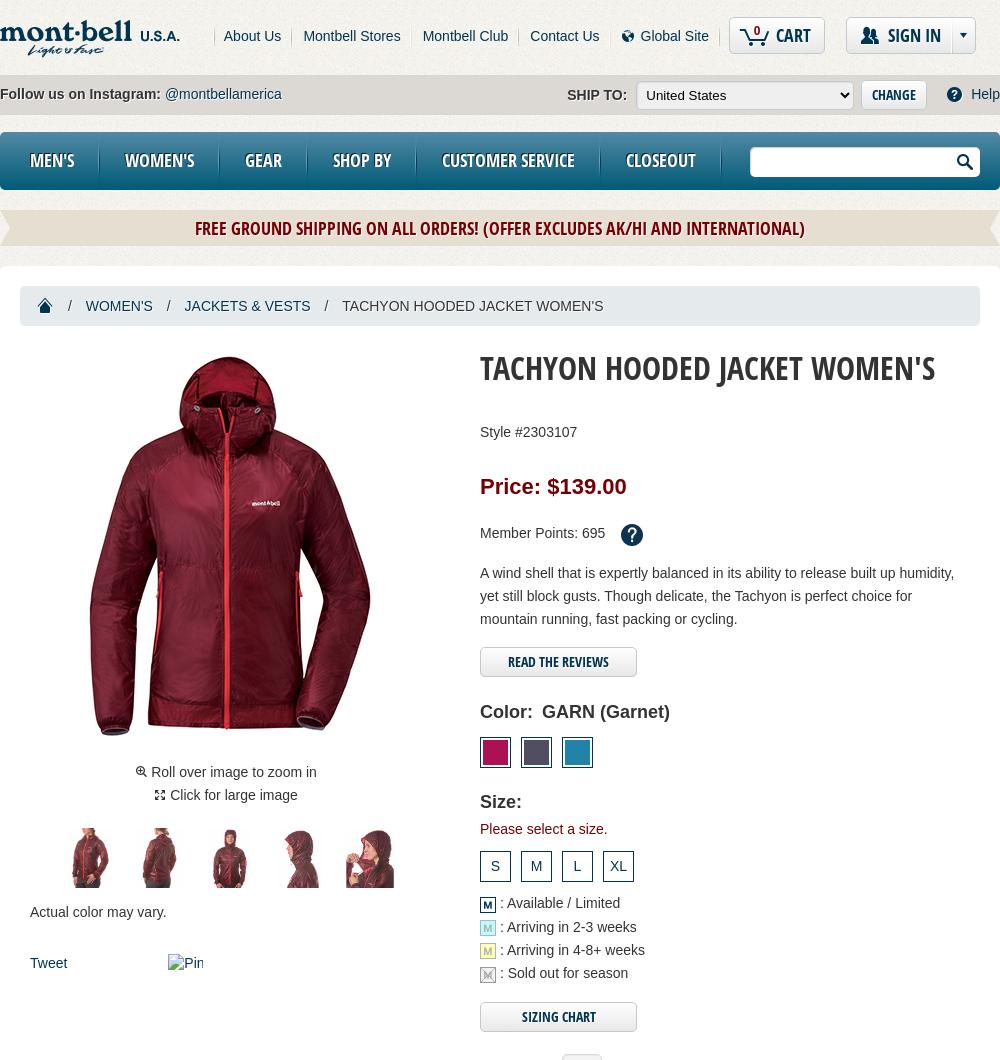 This screenshot has height=1060, width=1000. What do you see at coordinates (48, 960) in the screenshot?
I see `'Tweet'` at bounding box center [48, 960].